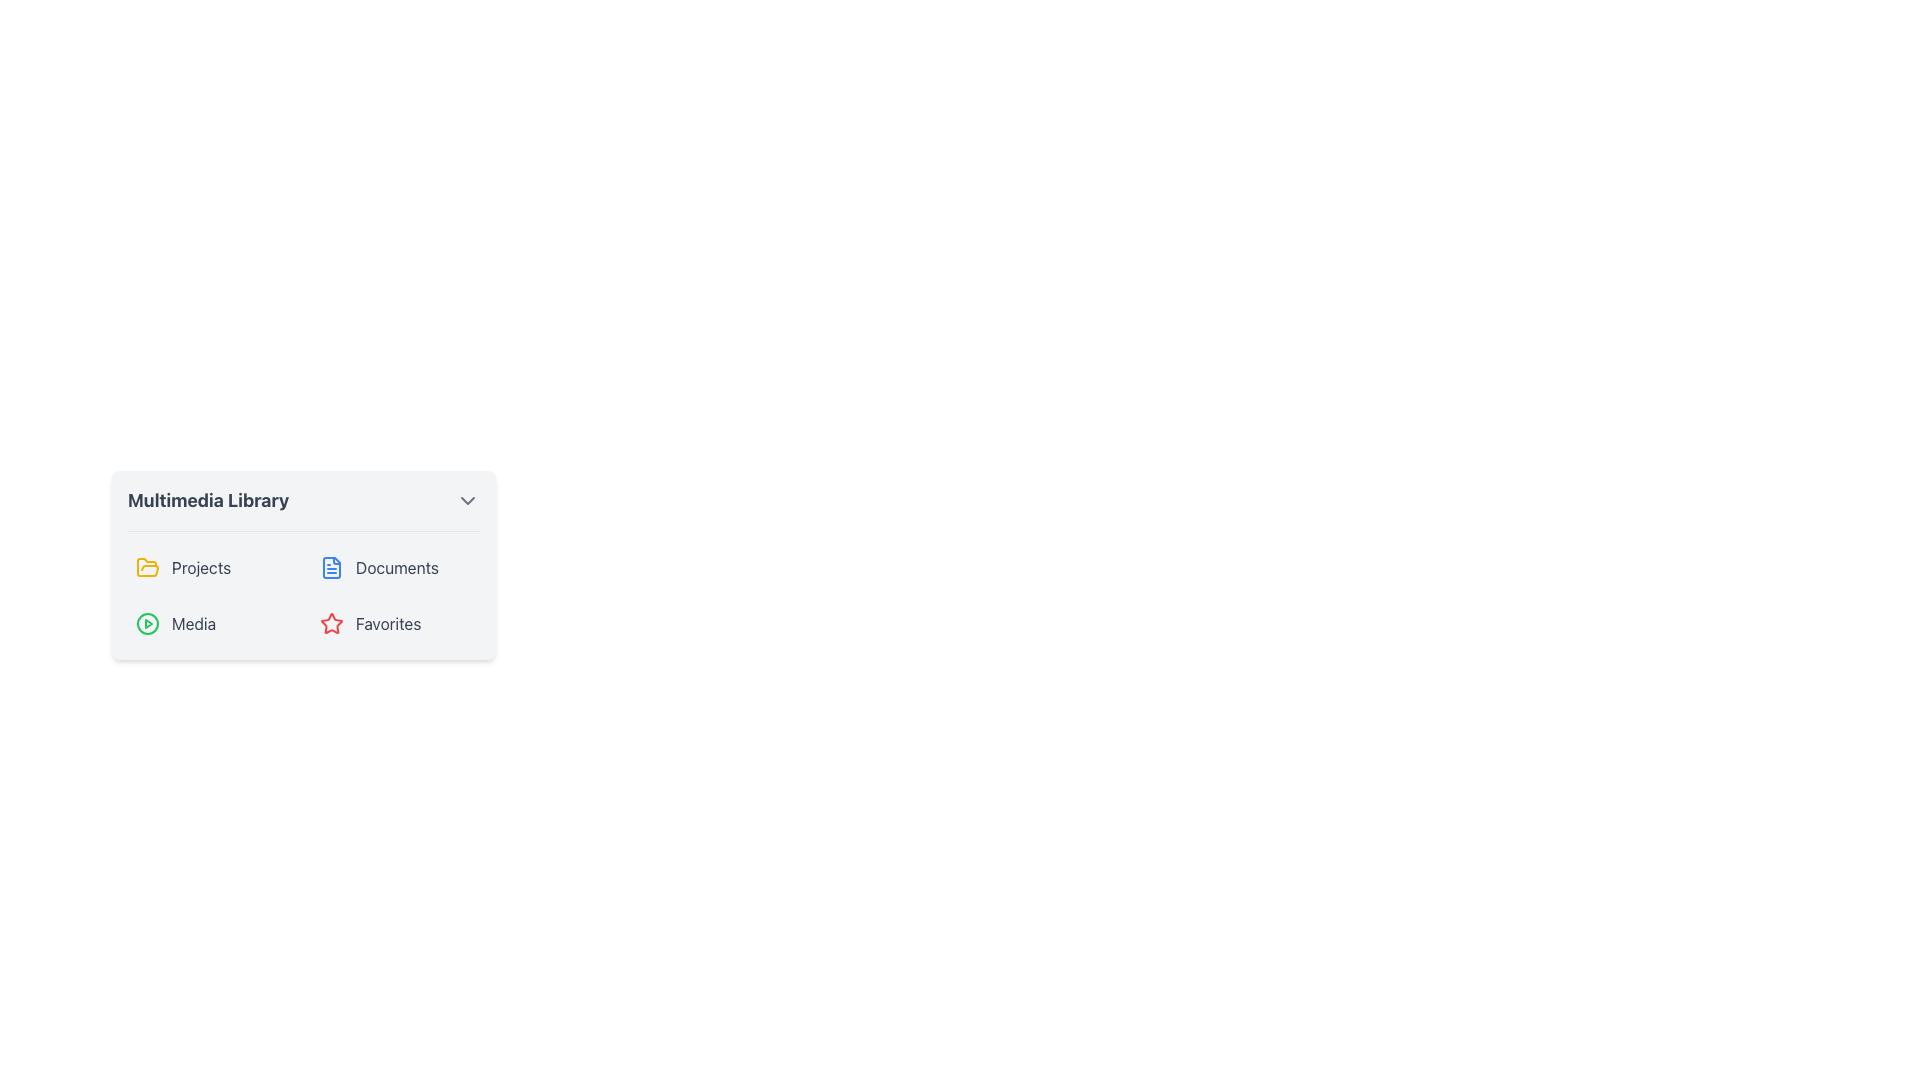 Image resolution: width=1920 pixels, height=1080 pixels. Describe the element at coordinates (211, 567) in the screenshot. I see `the selectable list item with the yellow folder icon and text 'Projects'` at that location.